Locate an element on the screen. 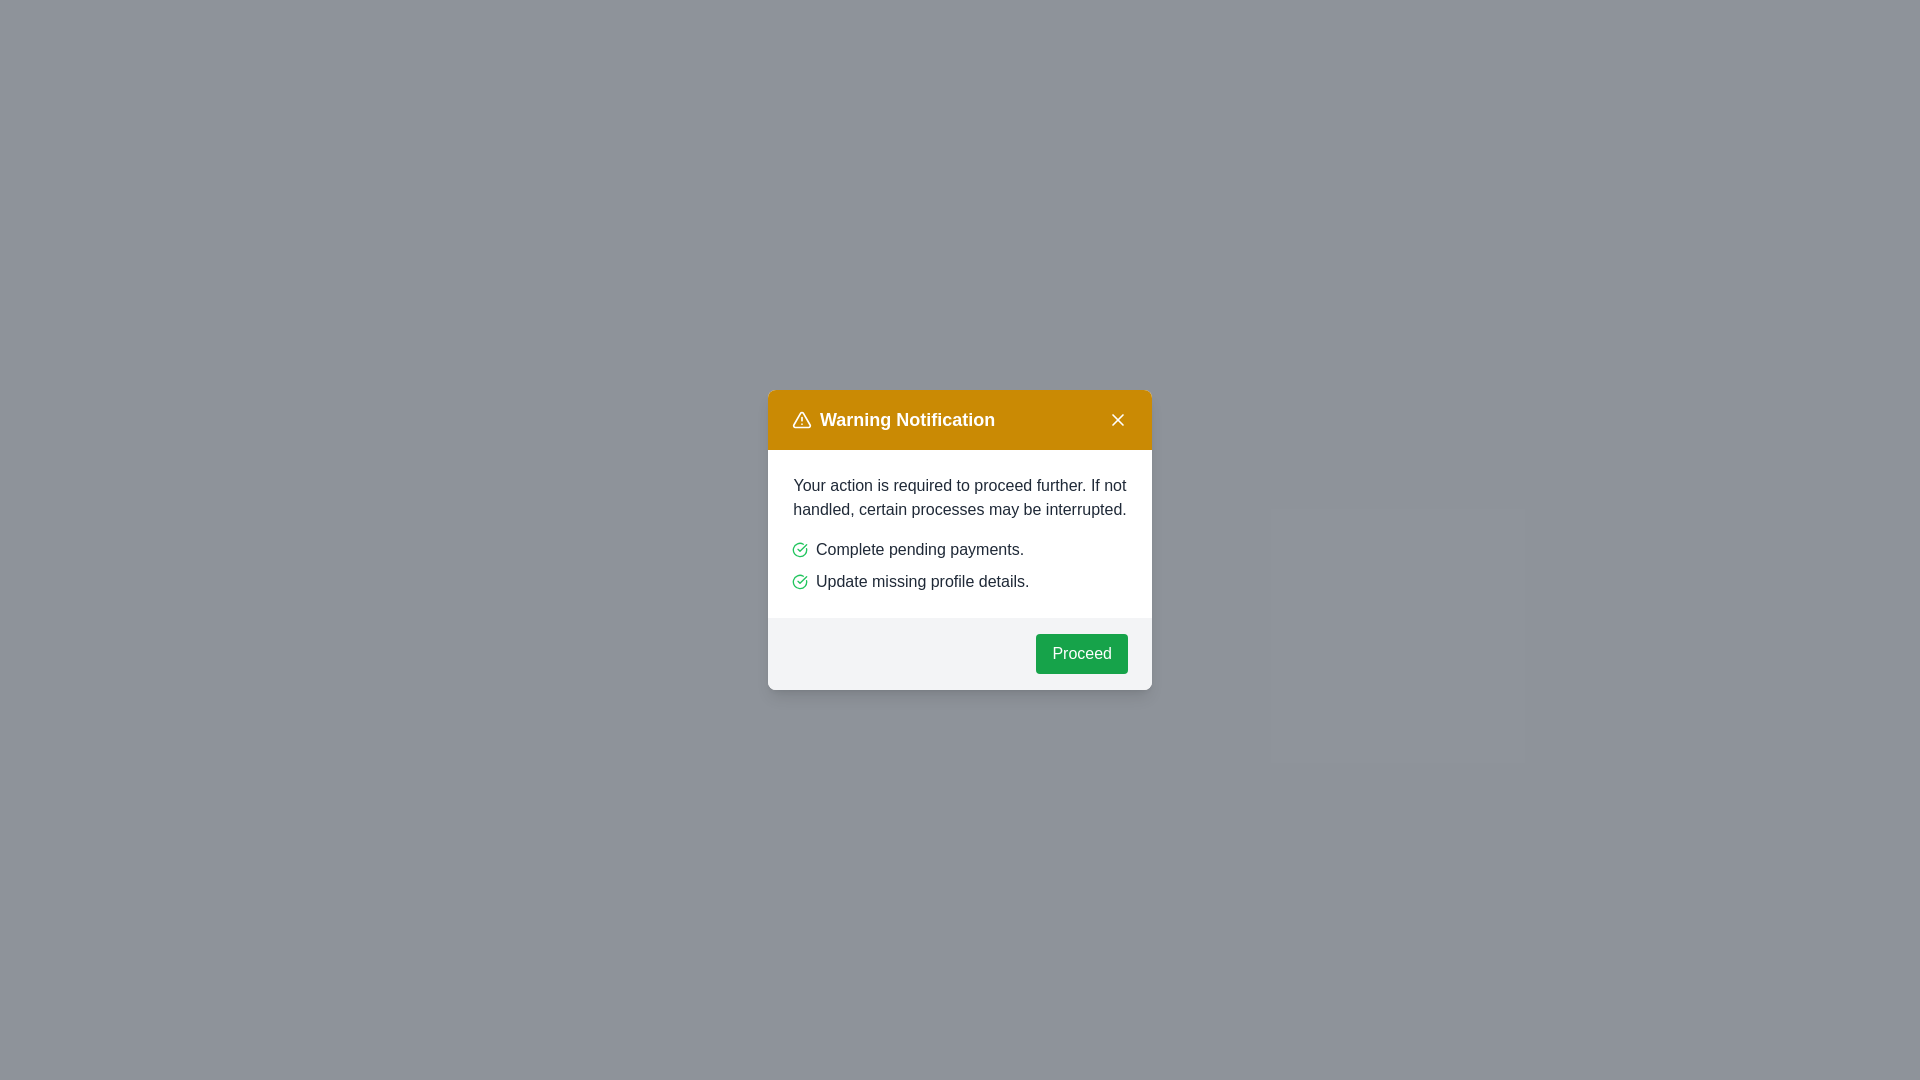 The height and width of the screenshot is (1080, 1920). the triangular yellow-orange warning icon located in the header section of the notification modal, which is positioned to the left of the text label reading 'Warning Notification' is located at coordinates (801, 419).